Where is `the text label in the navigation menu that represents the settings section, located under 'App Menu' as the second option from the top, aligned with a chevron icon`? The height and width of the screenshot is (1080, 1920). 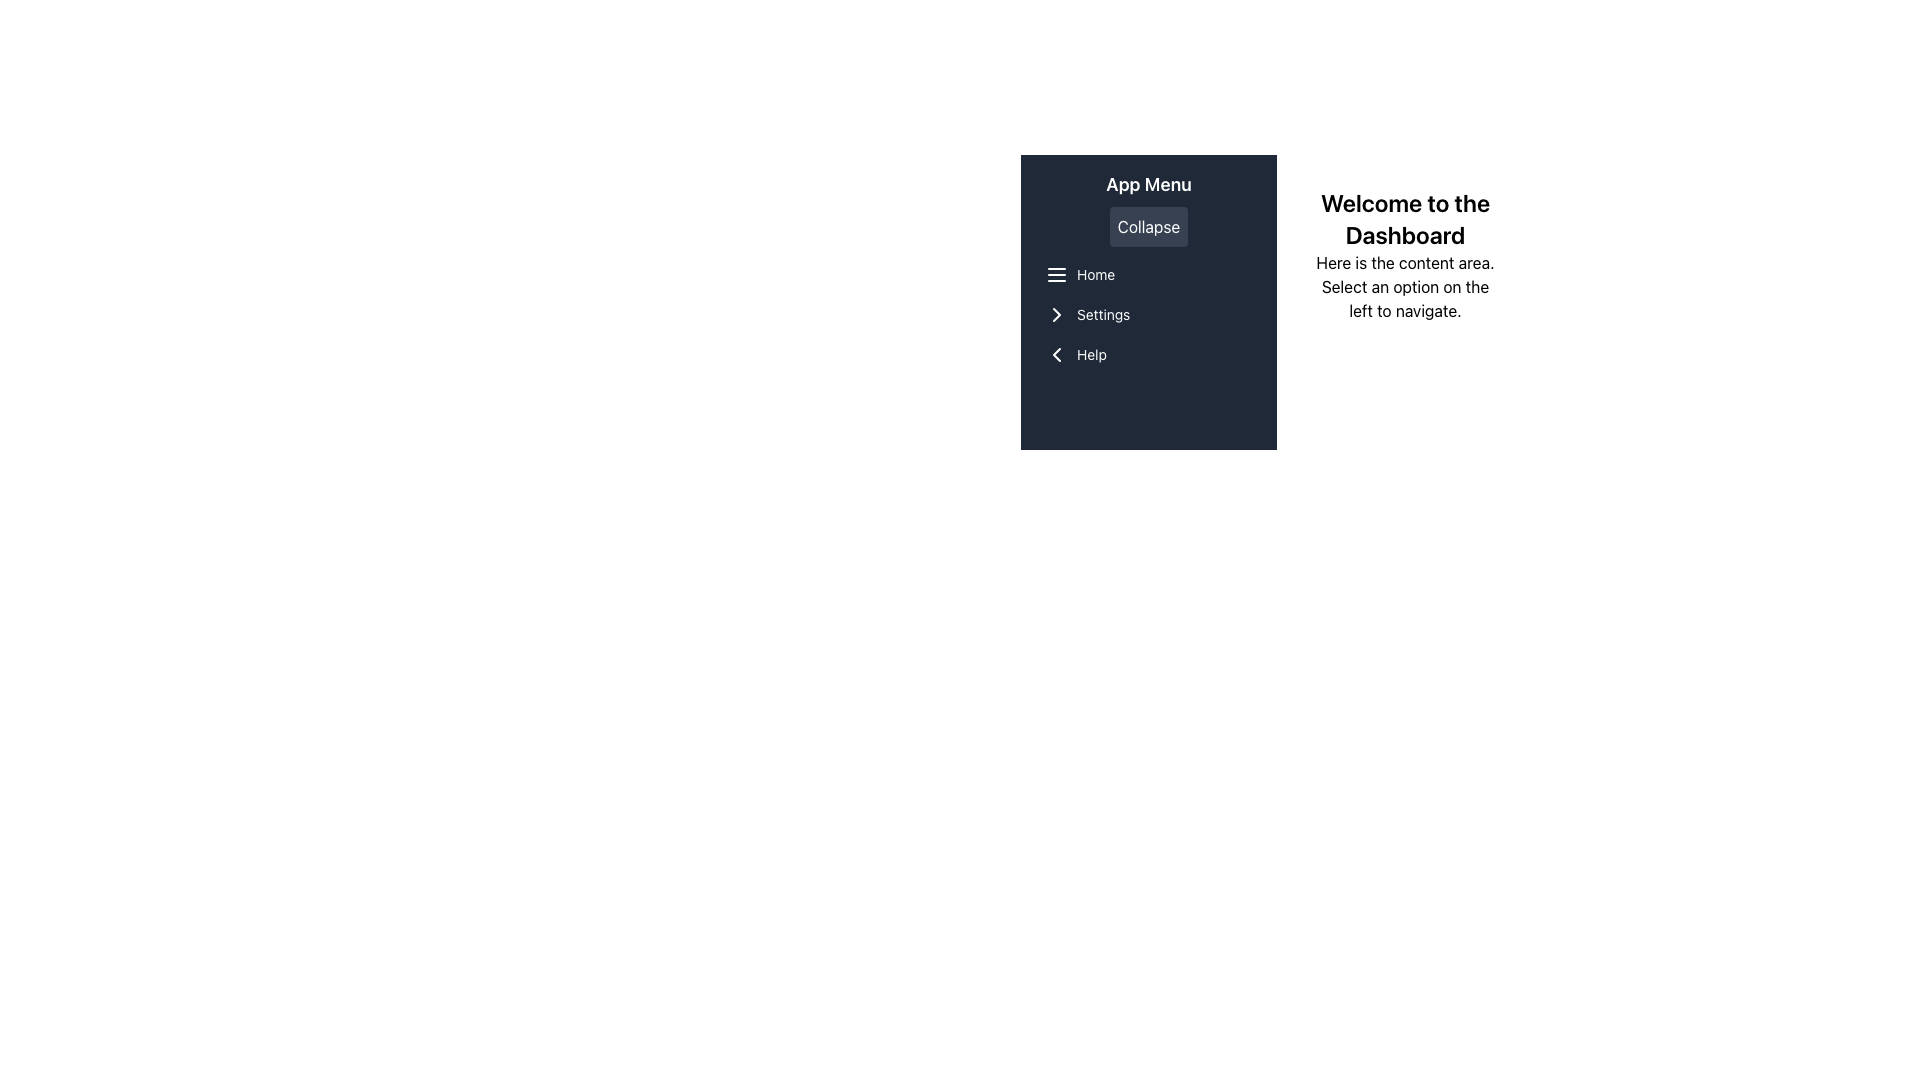 the text label in the navigation menu that represents the settings section, located under 'App Menu' as the second option from the top, aligned with a chevron icon is located at coordinates (1102, 315).